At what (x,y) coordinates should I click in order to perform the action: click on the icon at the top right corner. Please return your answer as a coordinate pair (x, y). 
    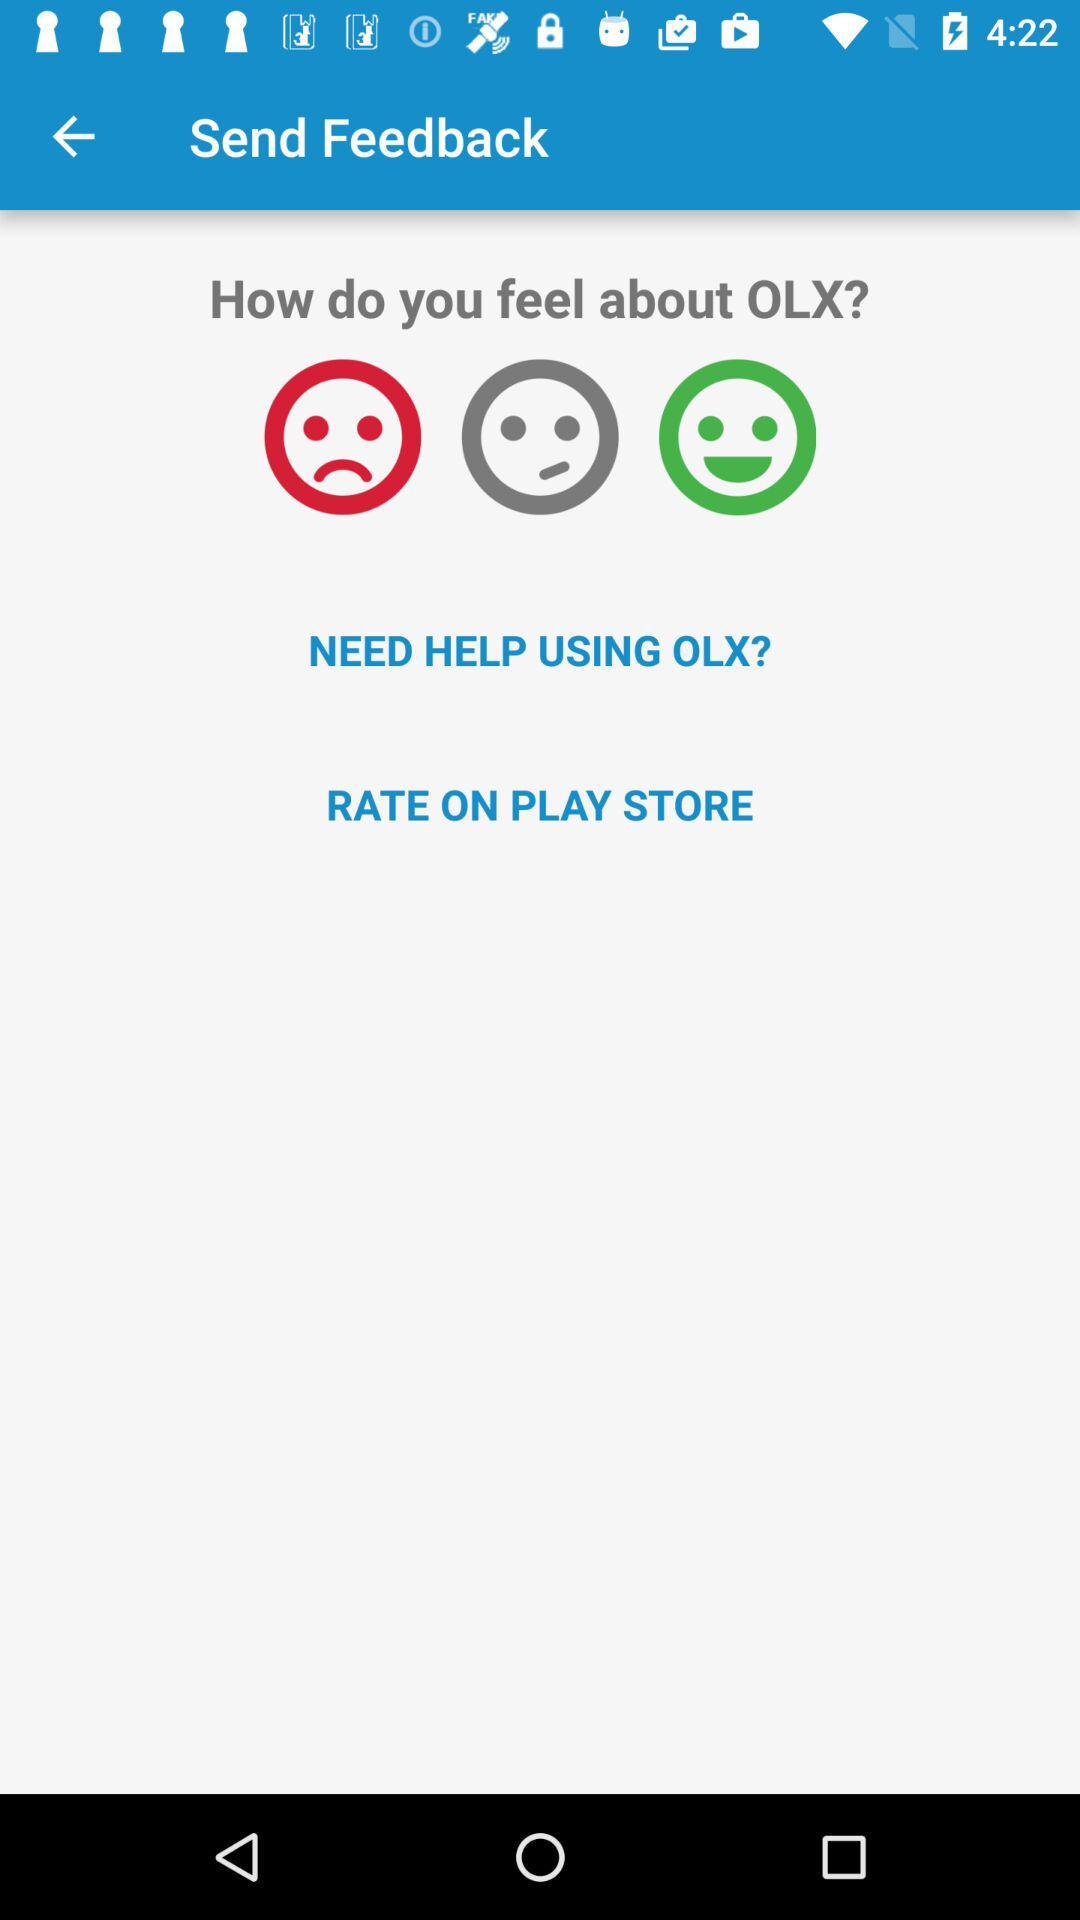
    Looking at the image, I should click on (737, 436).